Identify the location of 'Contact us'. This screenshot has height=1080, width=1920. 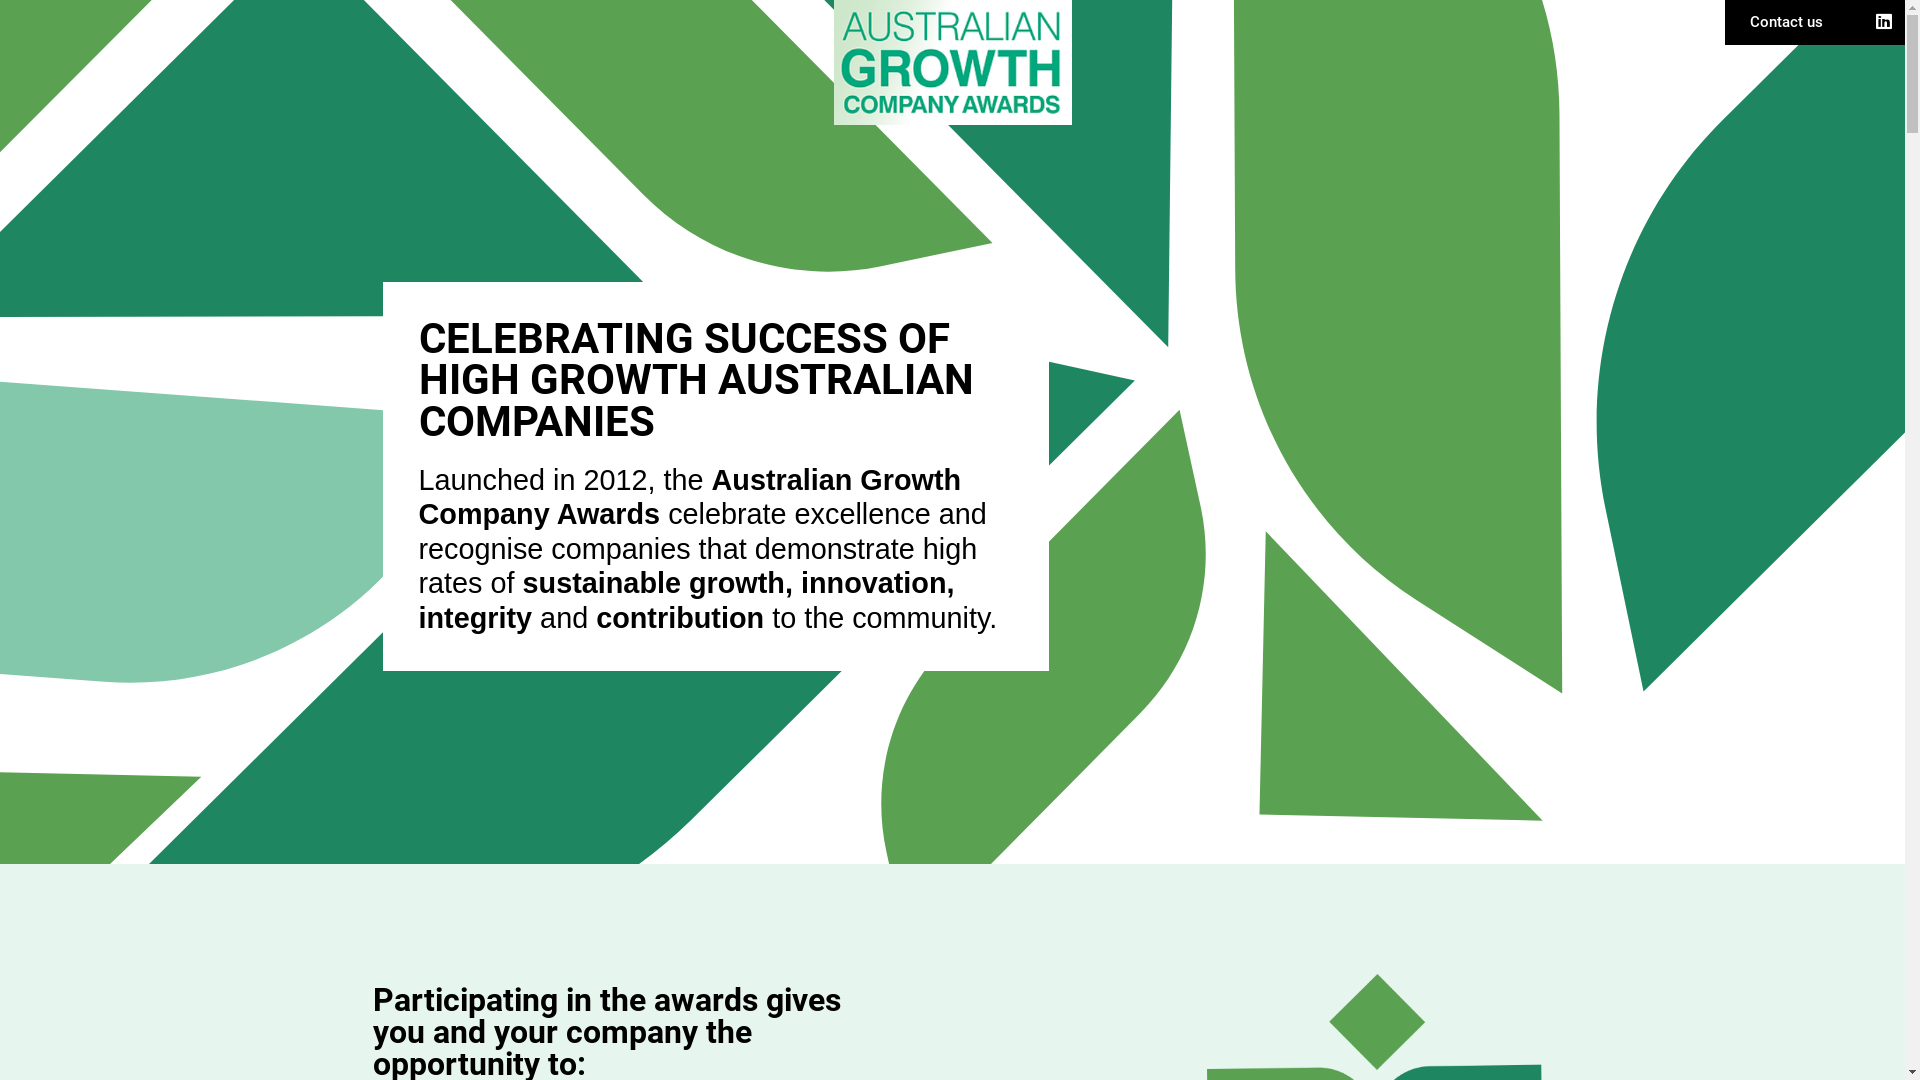
(1749, 22).